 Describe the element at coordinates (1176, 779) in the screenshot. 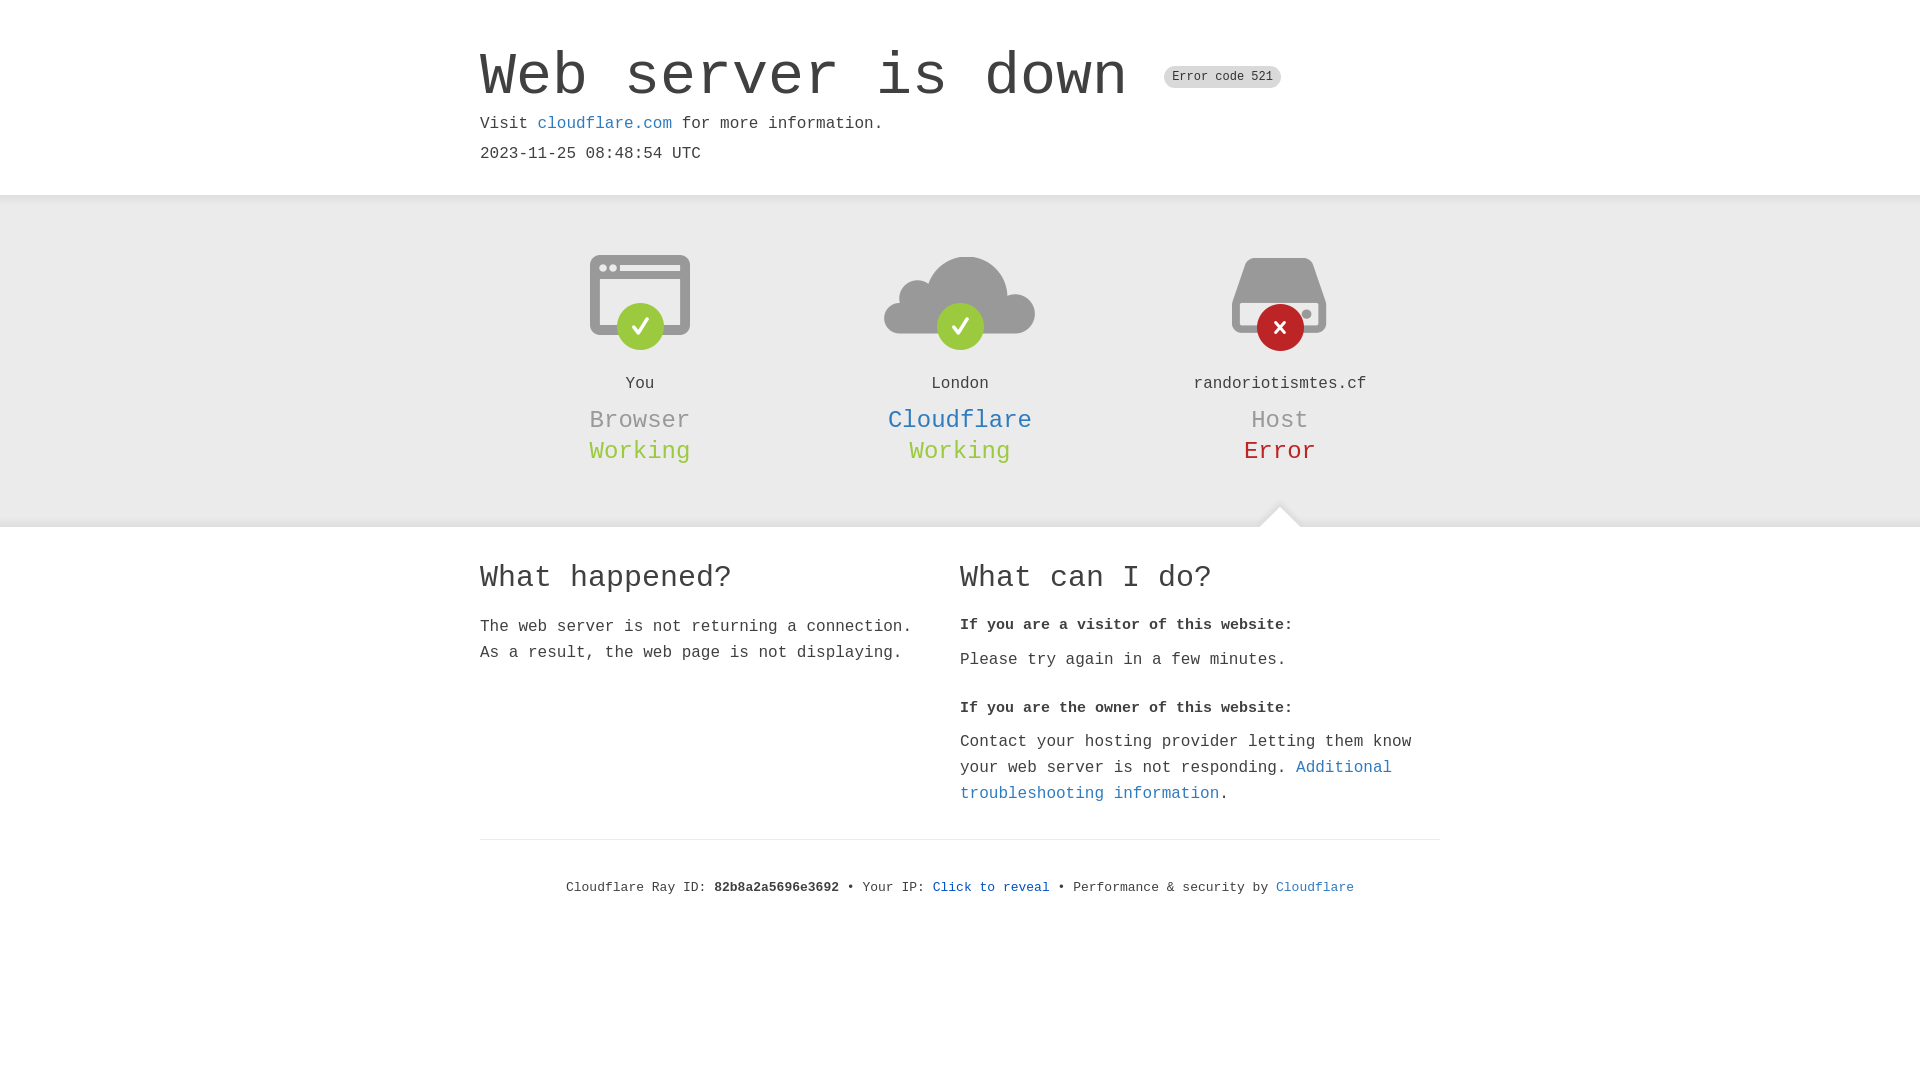

I see `'Additional troubleshooting information'` at that location.